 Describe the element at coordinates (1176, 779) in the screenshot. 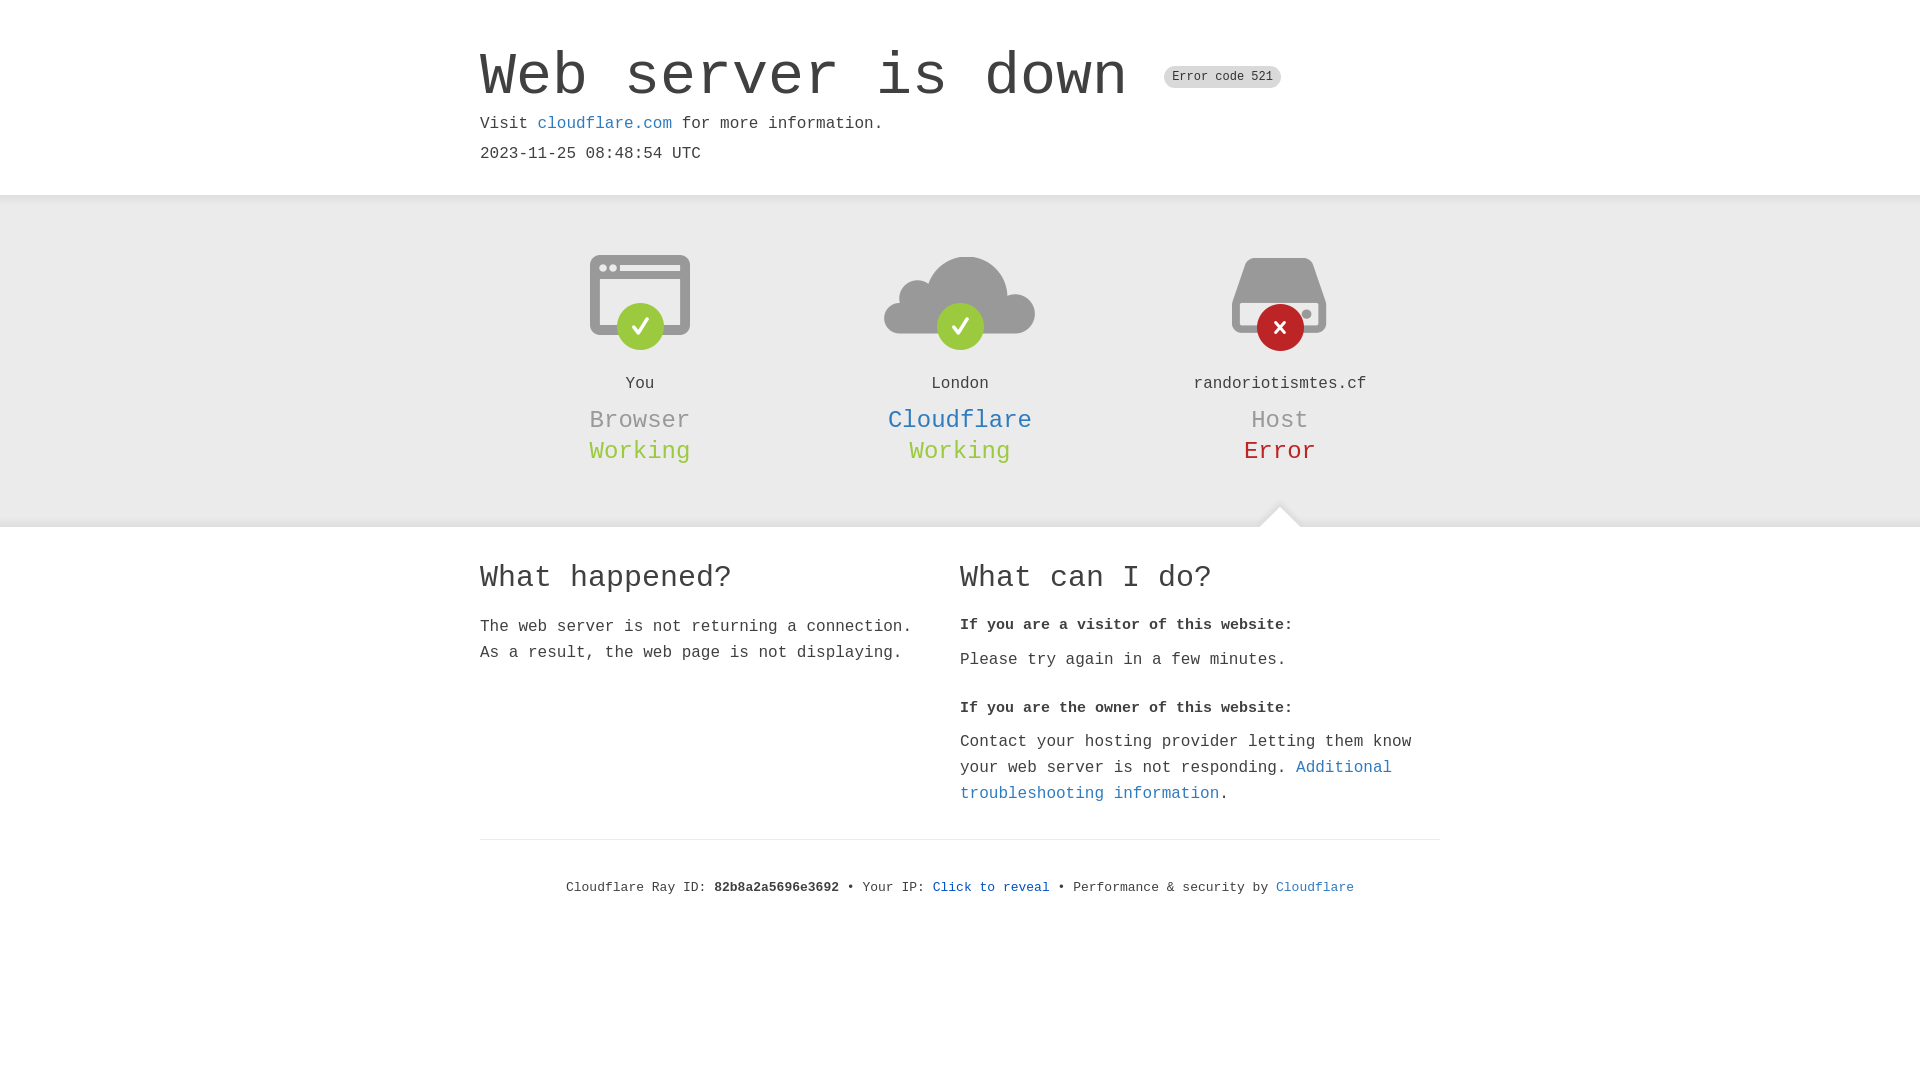

I see `'Additional troubleshooting information'` at that location.